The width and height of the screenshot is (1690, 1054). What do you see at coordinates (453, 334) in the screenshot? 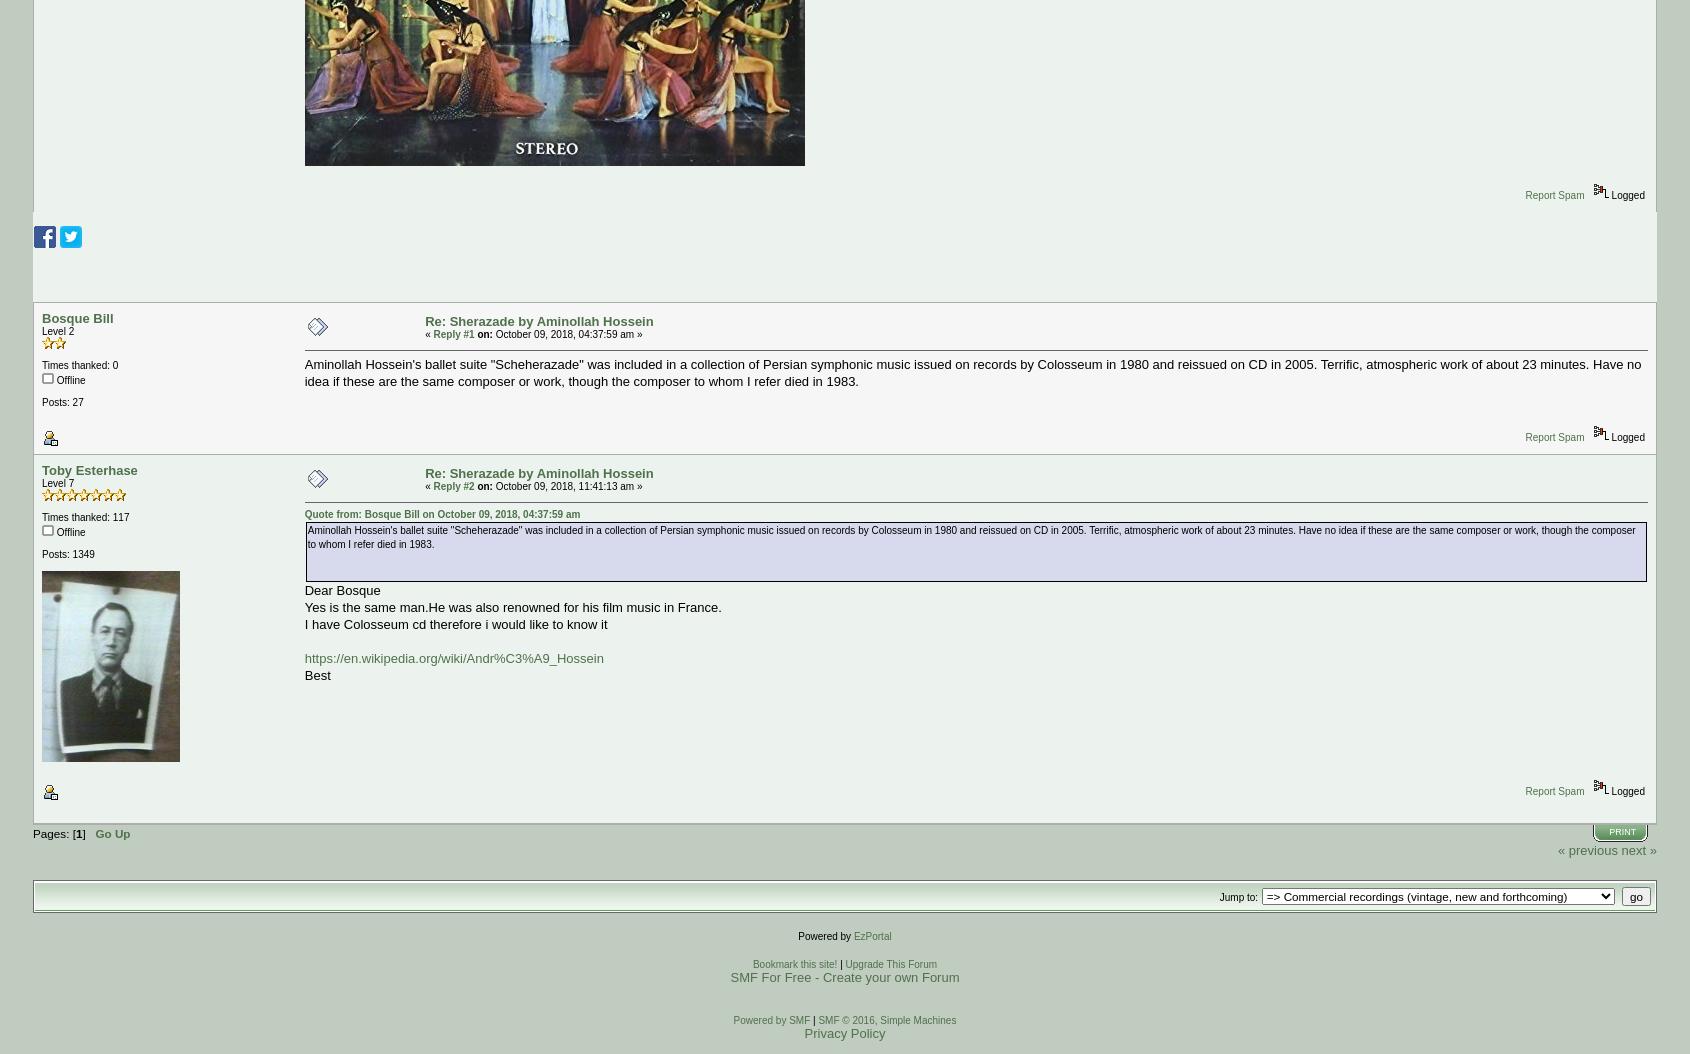
I see `'Reply #1'` at bounding box center [453, 334].